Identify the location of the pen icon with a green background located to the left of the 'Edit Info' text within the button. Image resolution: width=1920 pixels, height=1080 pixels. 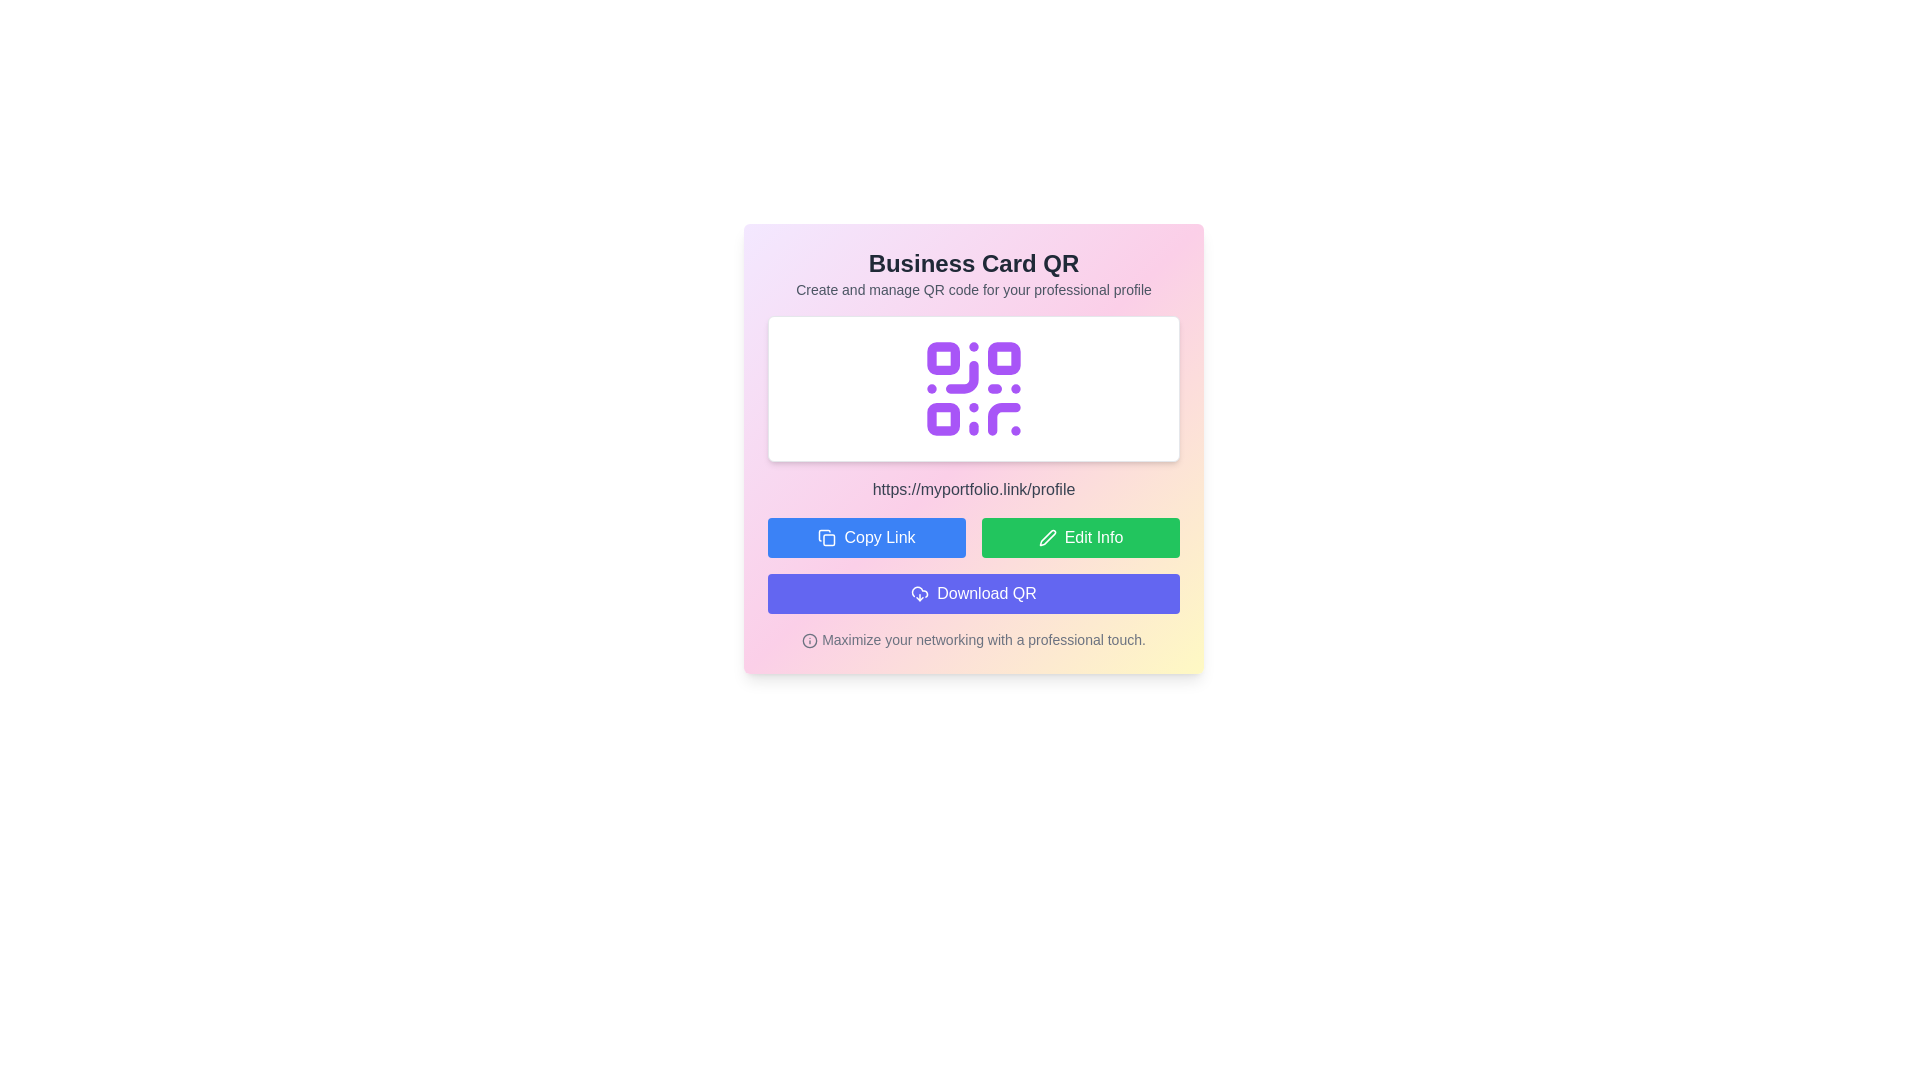
(1046, 536).